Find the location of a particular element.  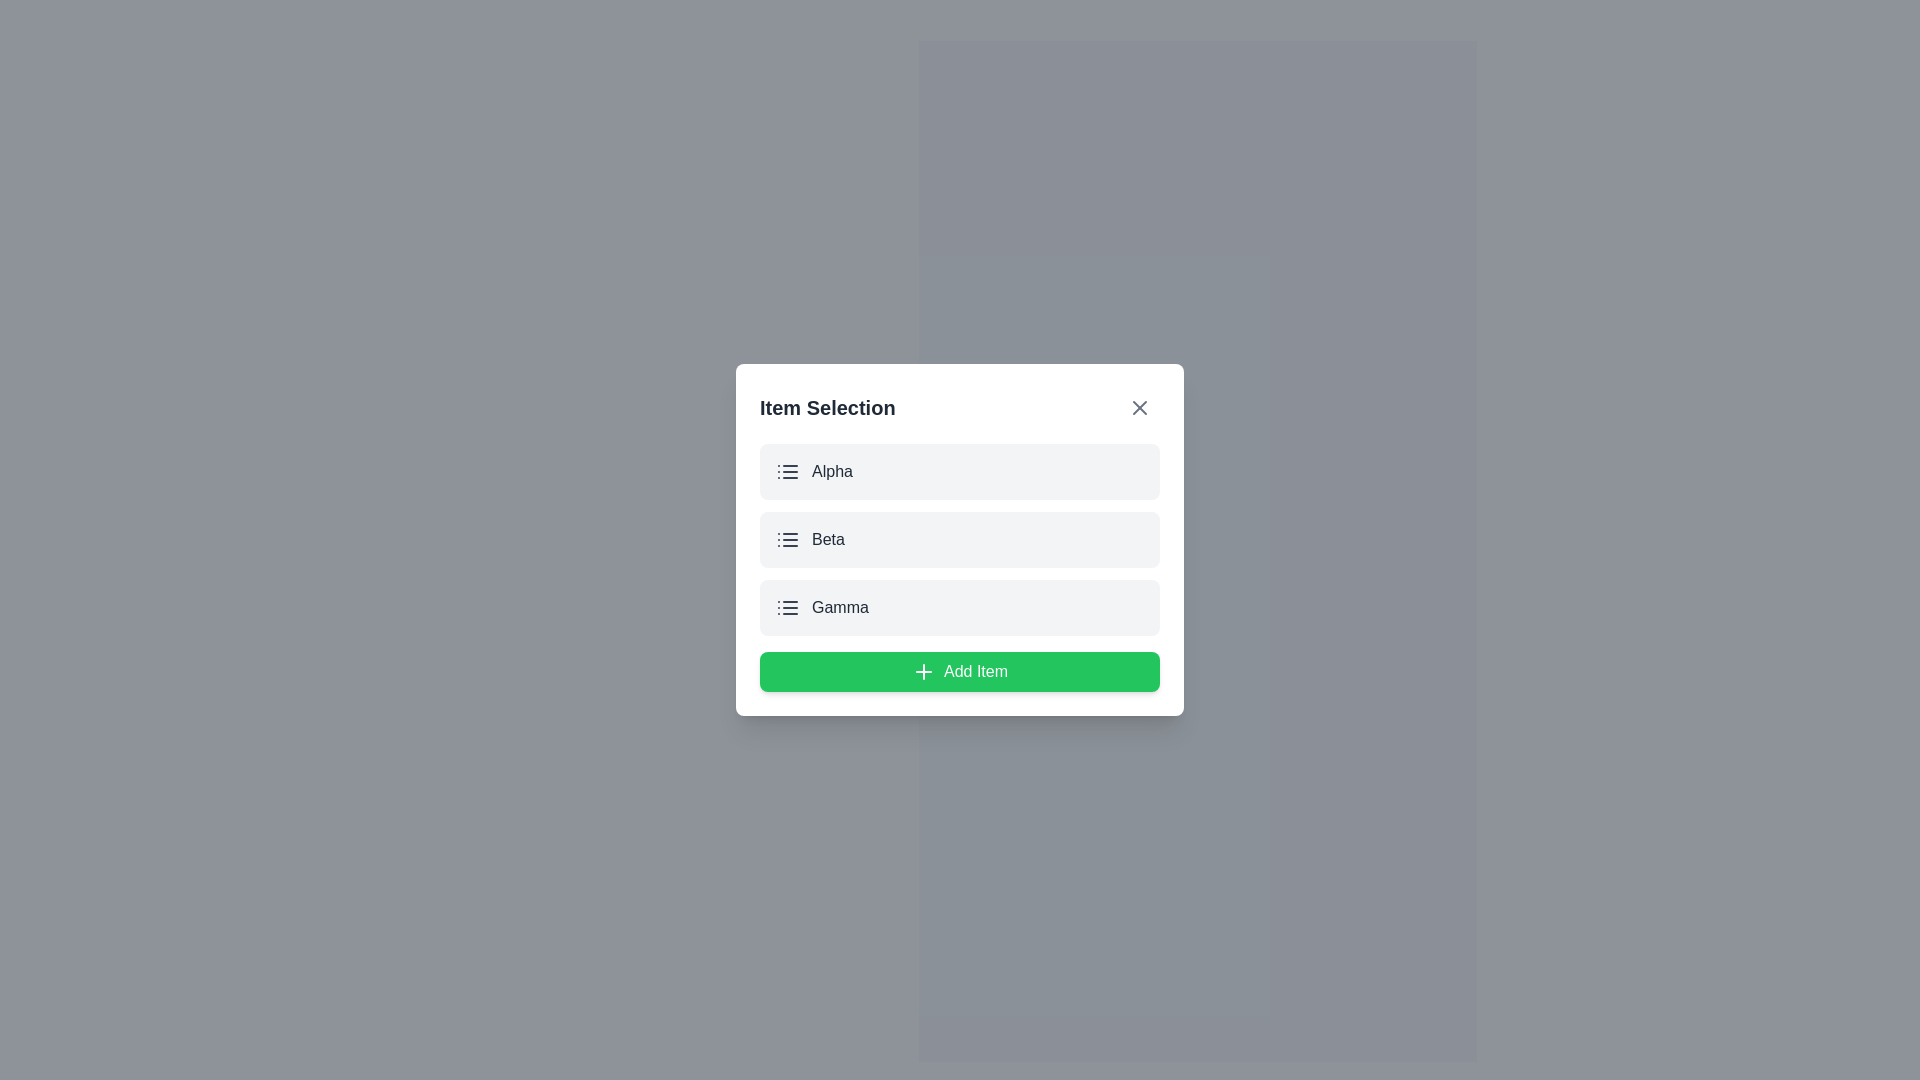

the list item Beta is located at coordinates (960, 540).